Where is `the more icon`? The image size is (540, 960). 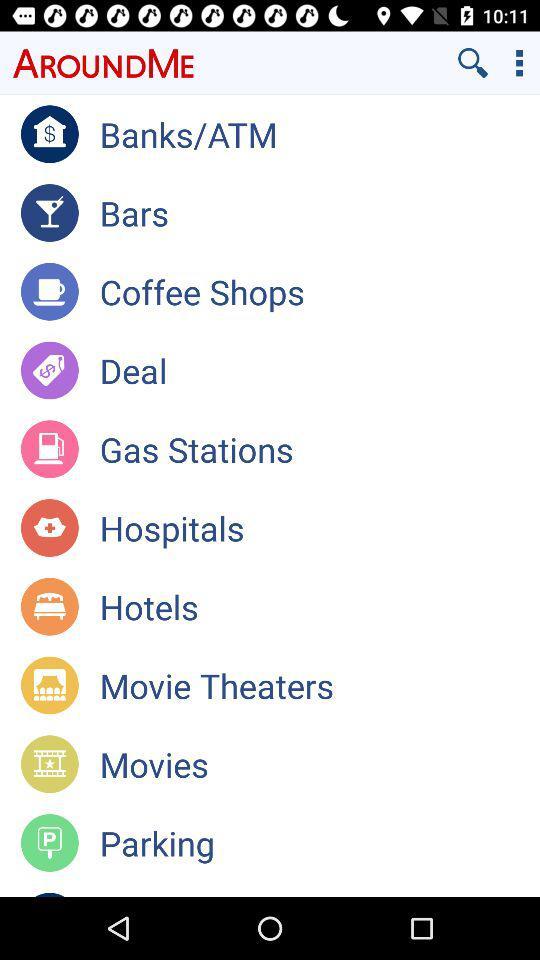
the more icon is located at coordinates (519, 62).